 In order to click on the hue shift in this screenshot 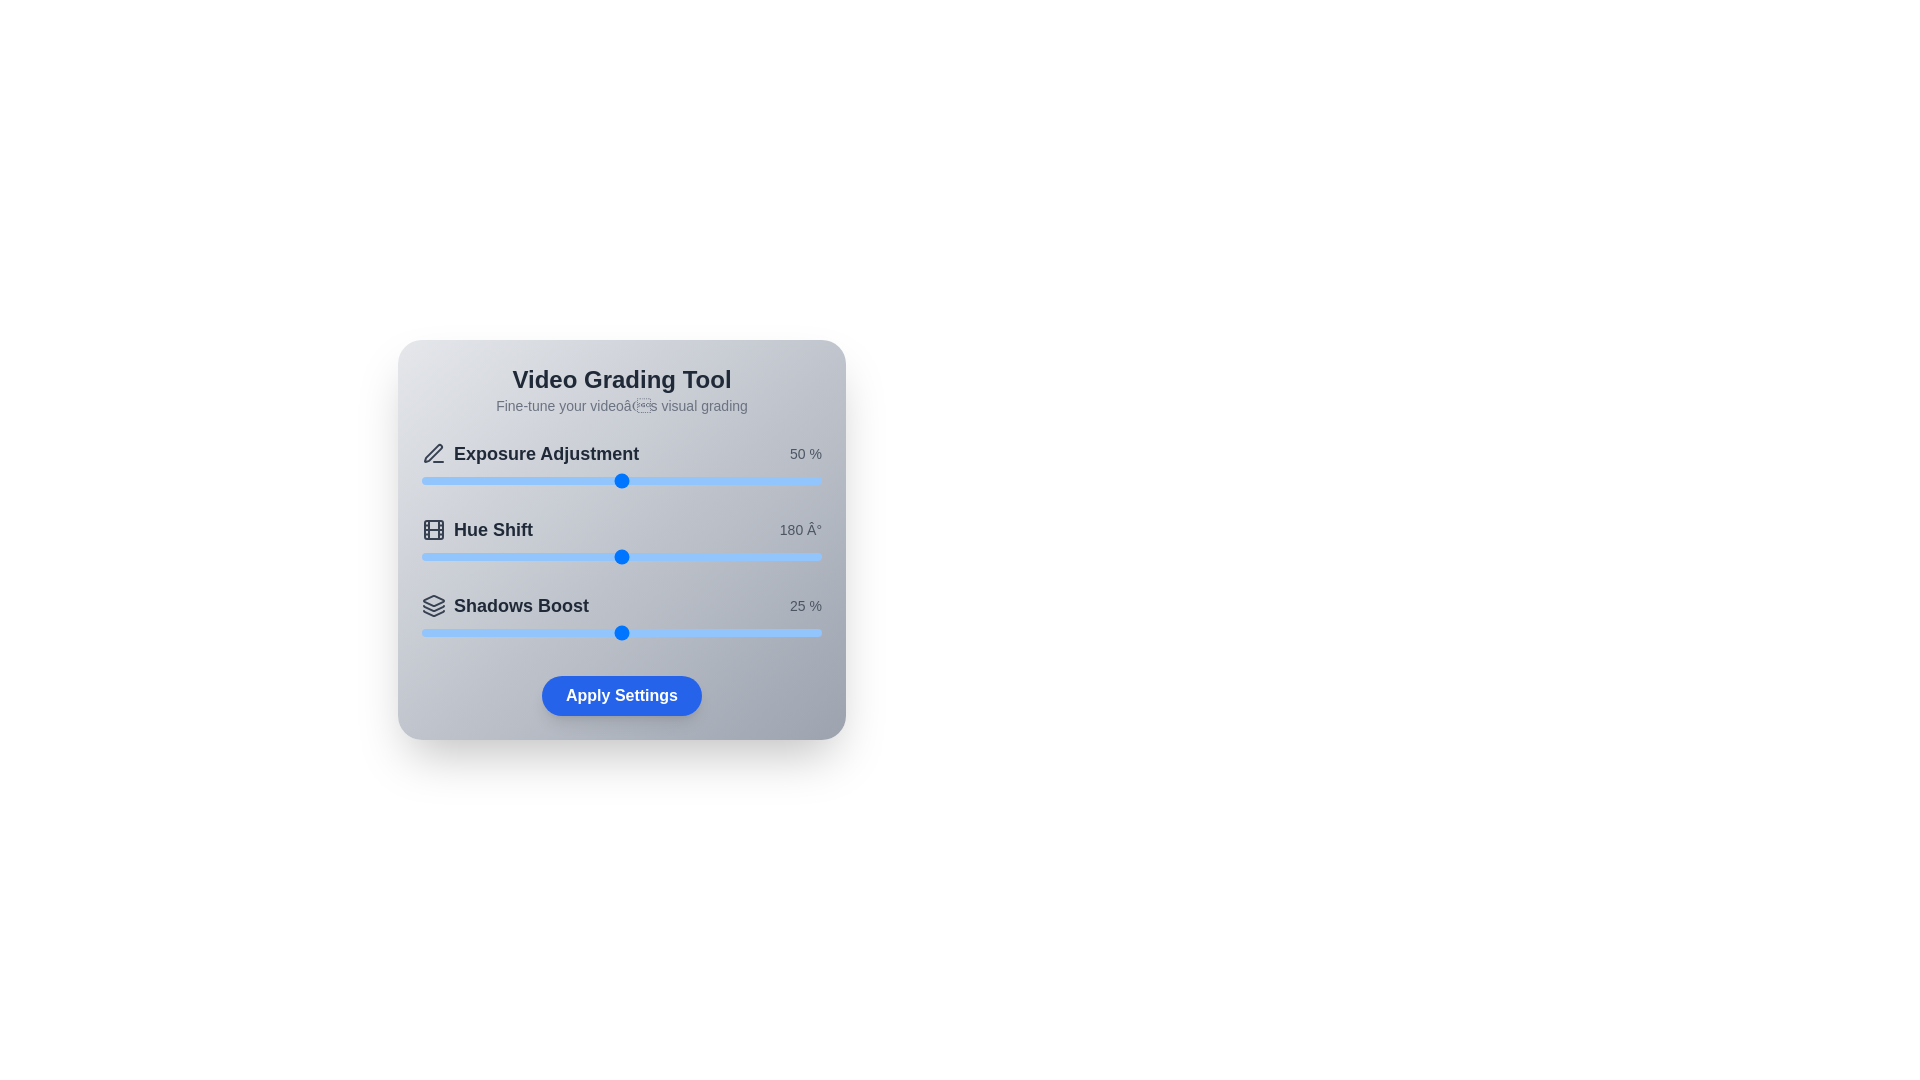, I will do `click(556, 556)`.